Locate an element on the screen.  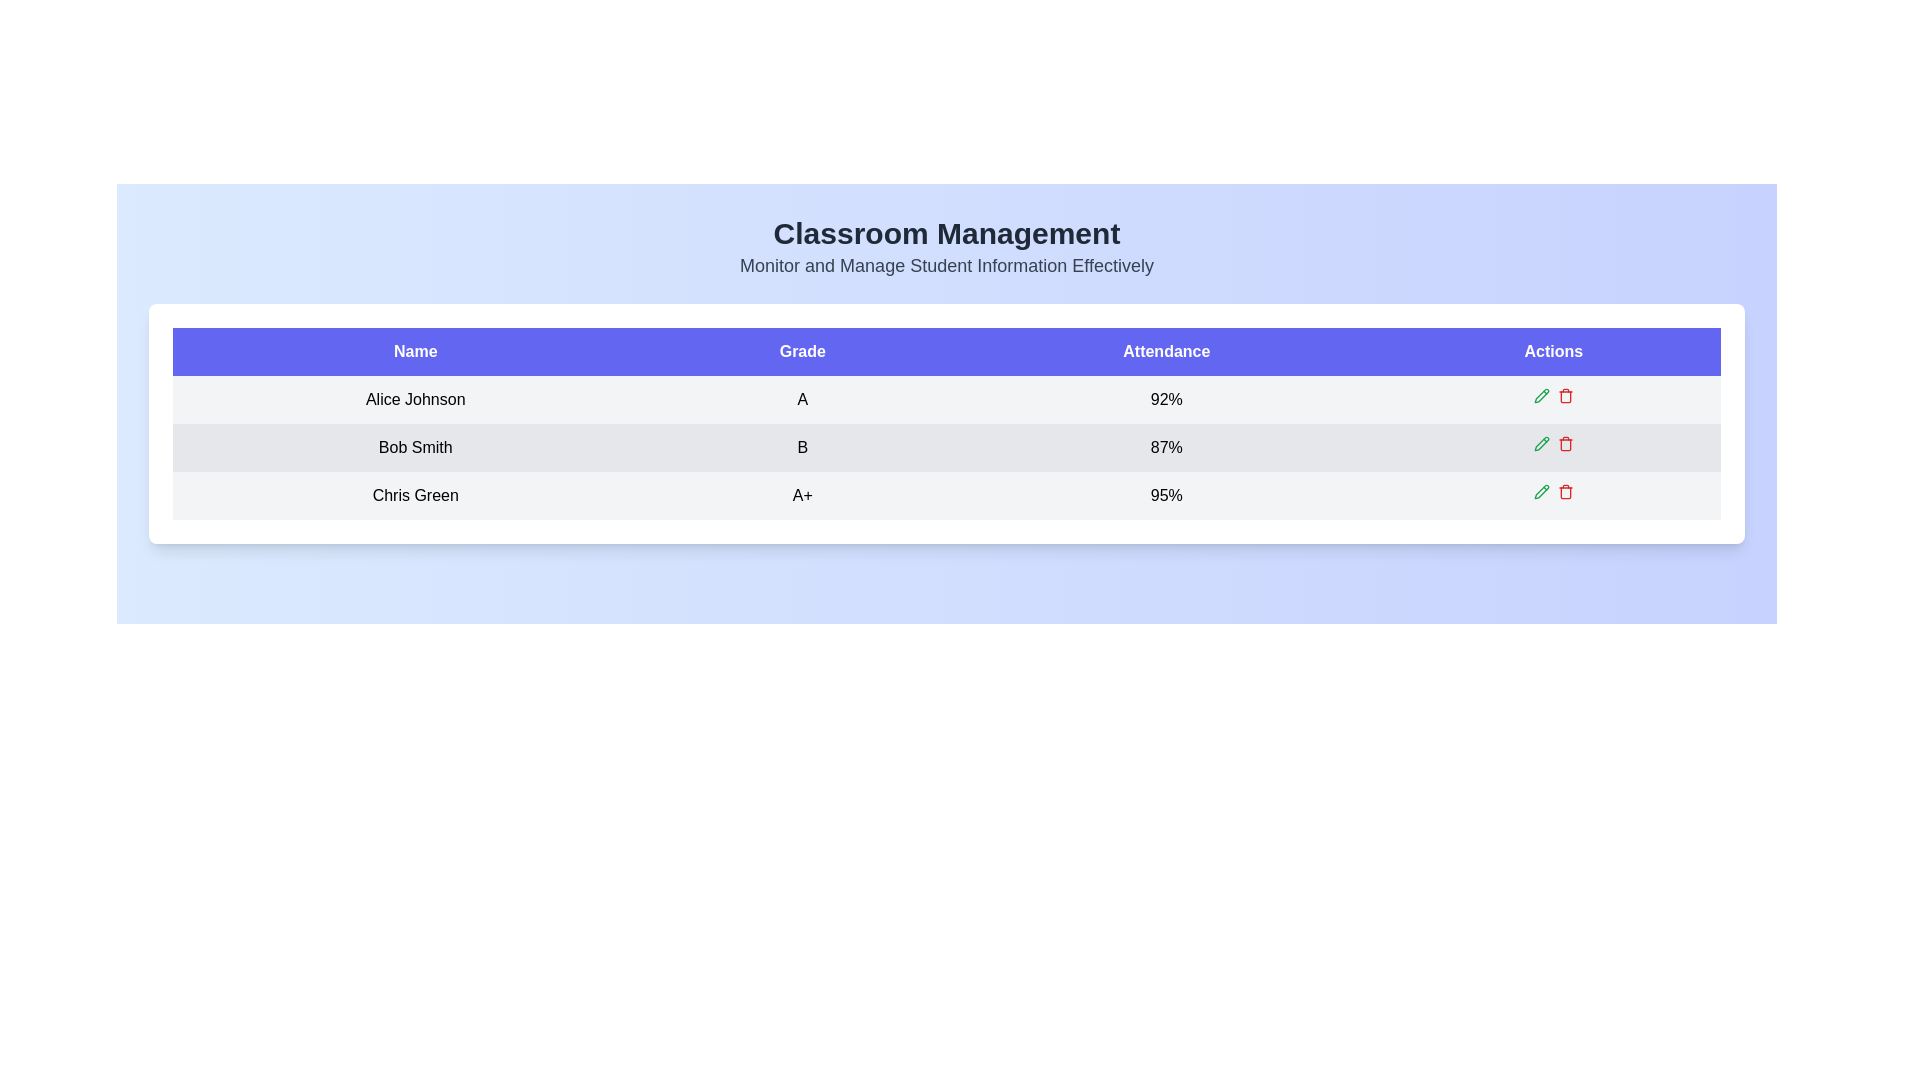
the cell in the table row displaying information about Chris Green is located at coordinates (945, 495).